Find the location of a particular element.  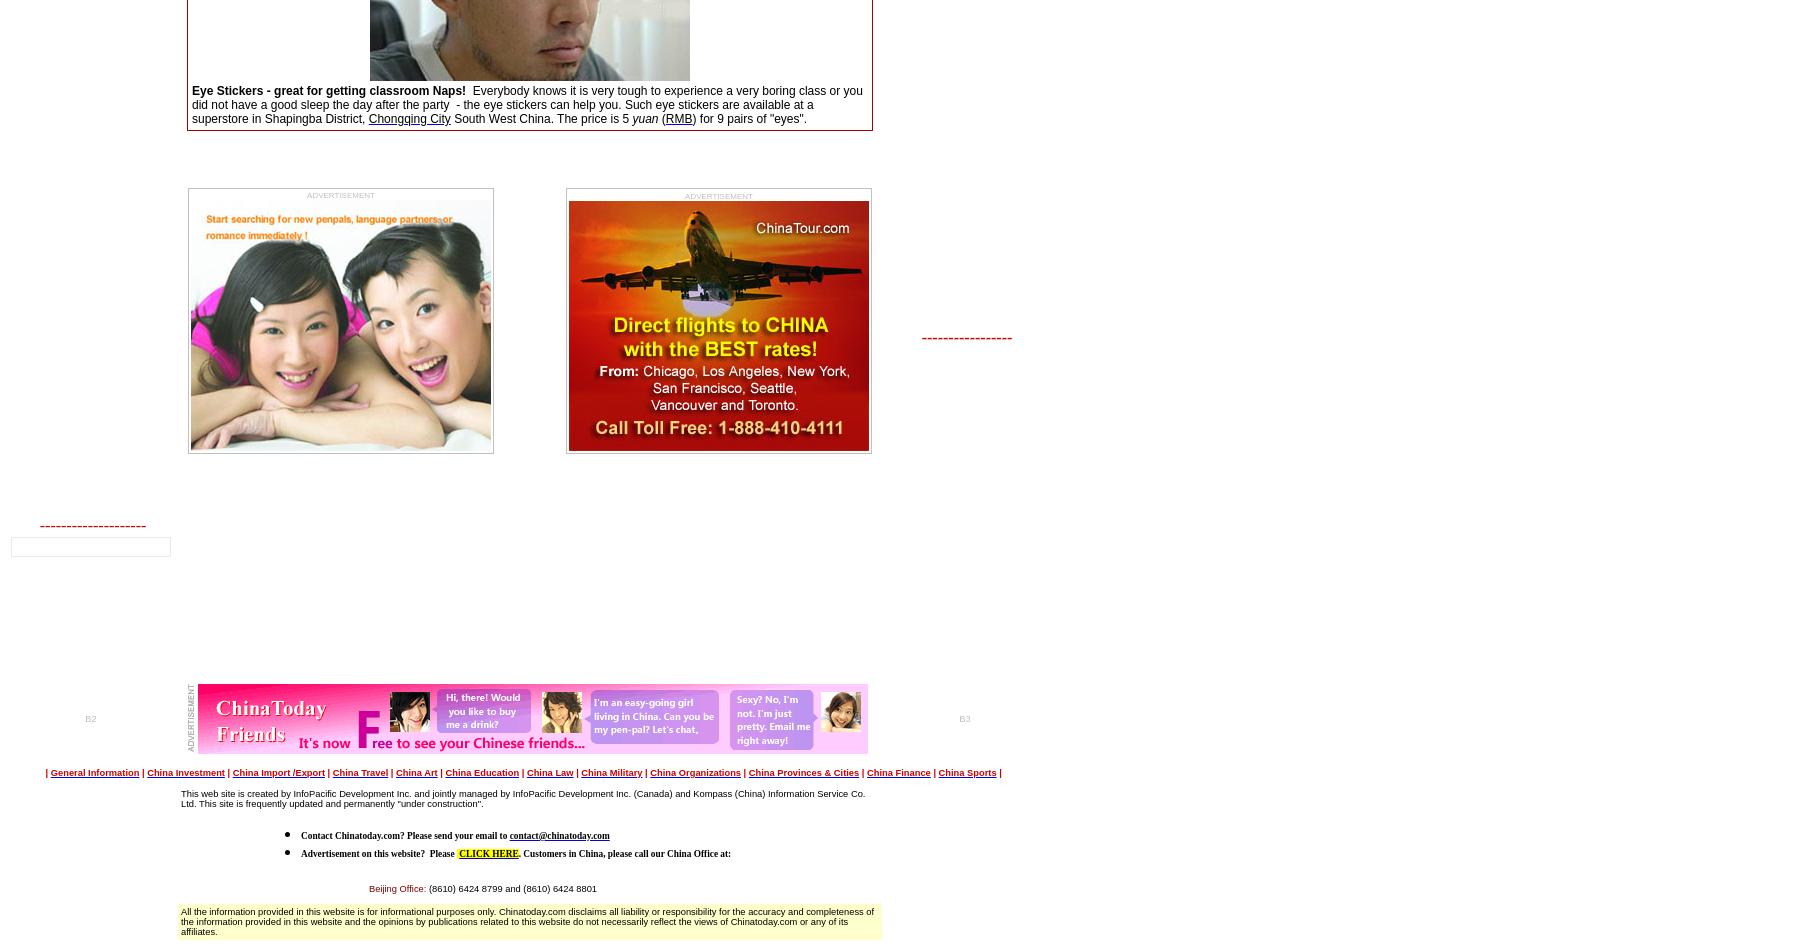

'China 
      Investment' is located at coordinates (185, 772).